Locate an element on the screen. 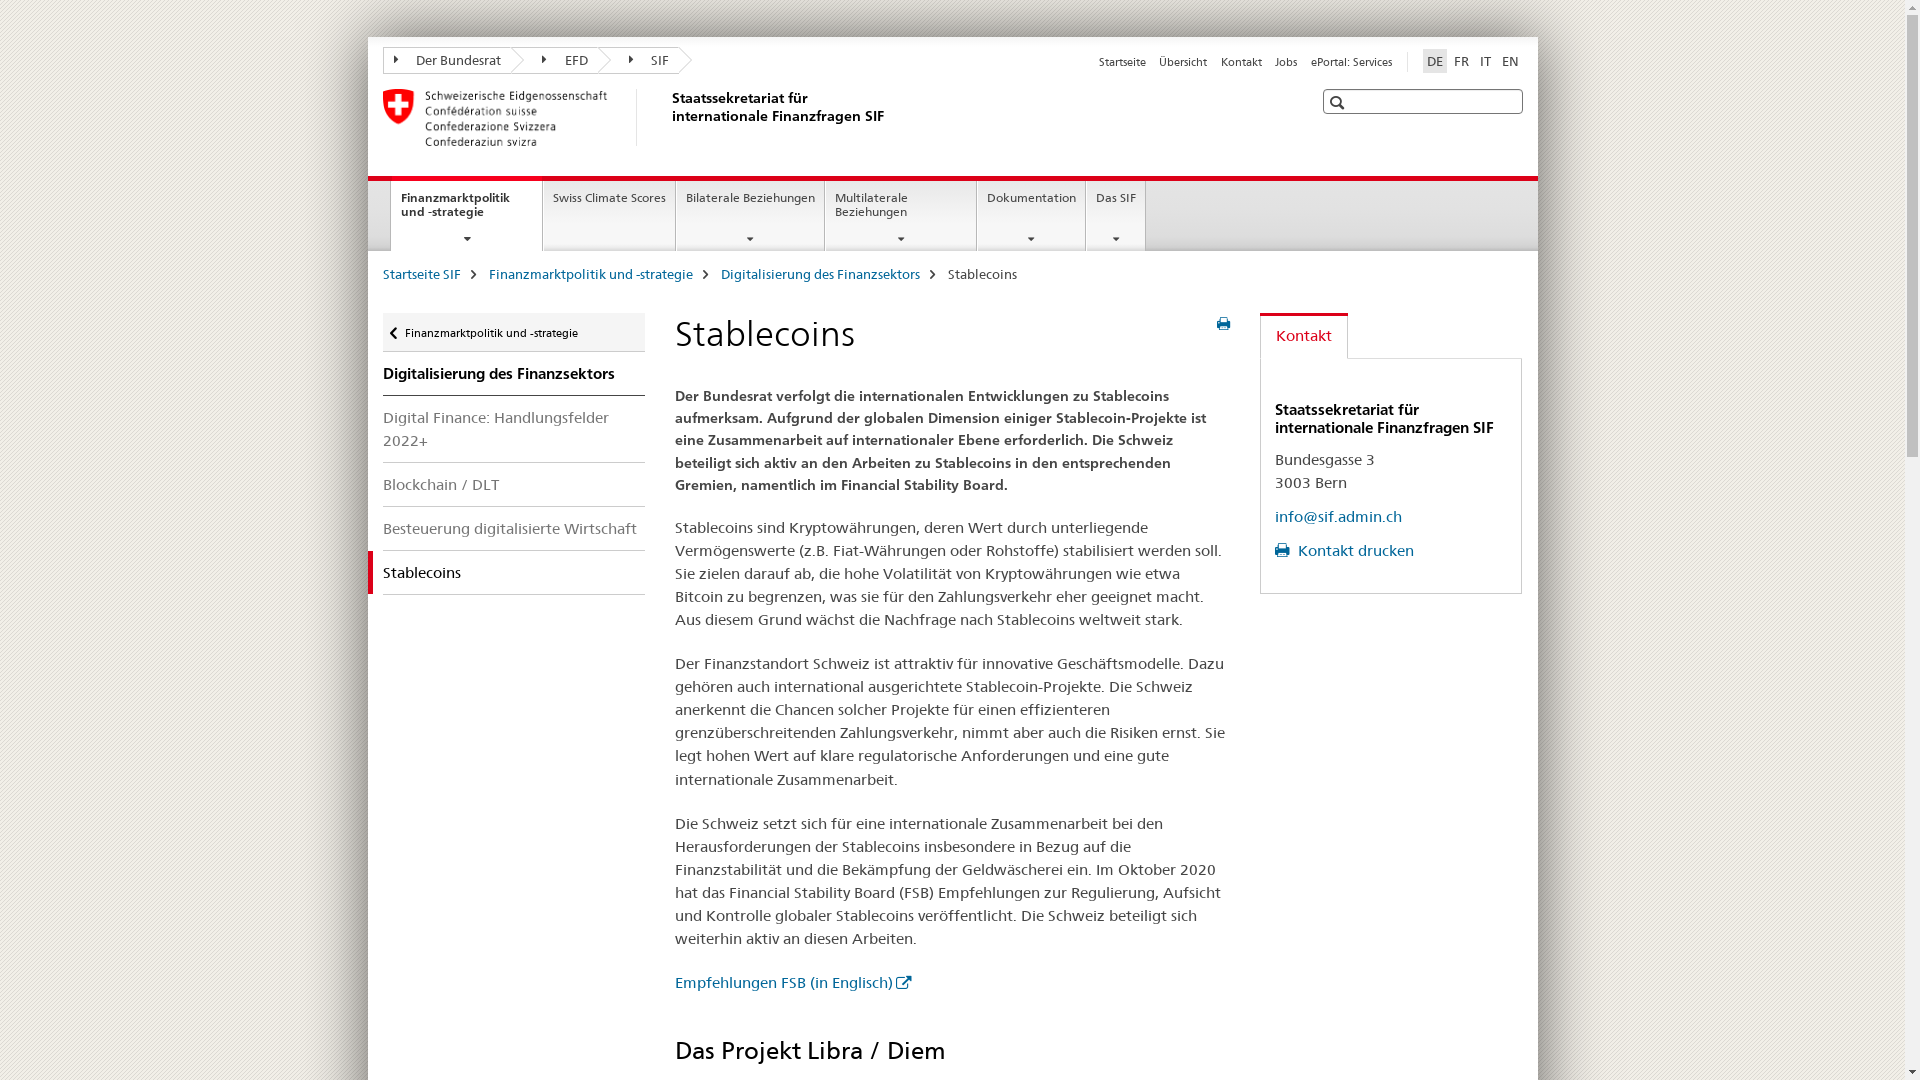  'Startseite' is located at coordinates (1122, 60).